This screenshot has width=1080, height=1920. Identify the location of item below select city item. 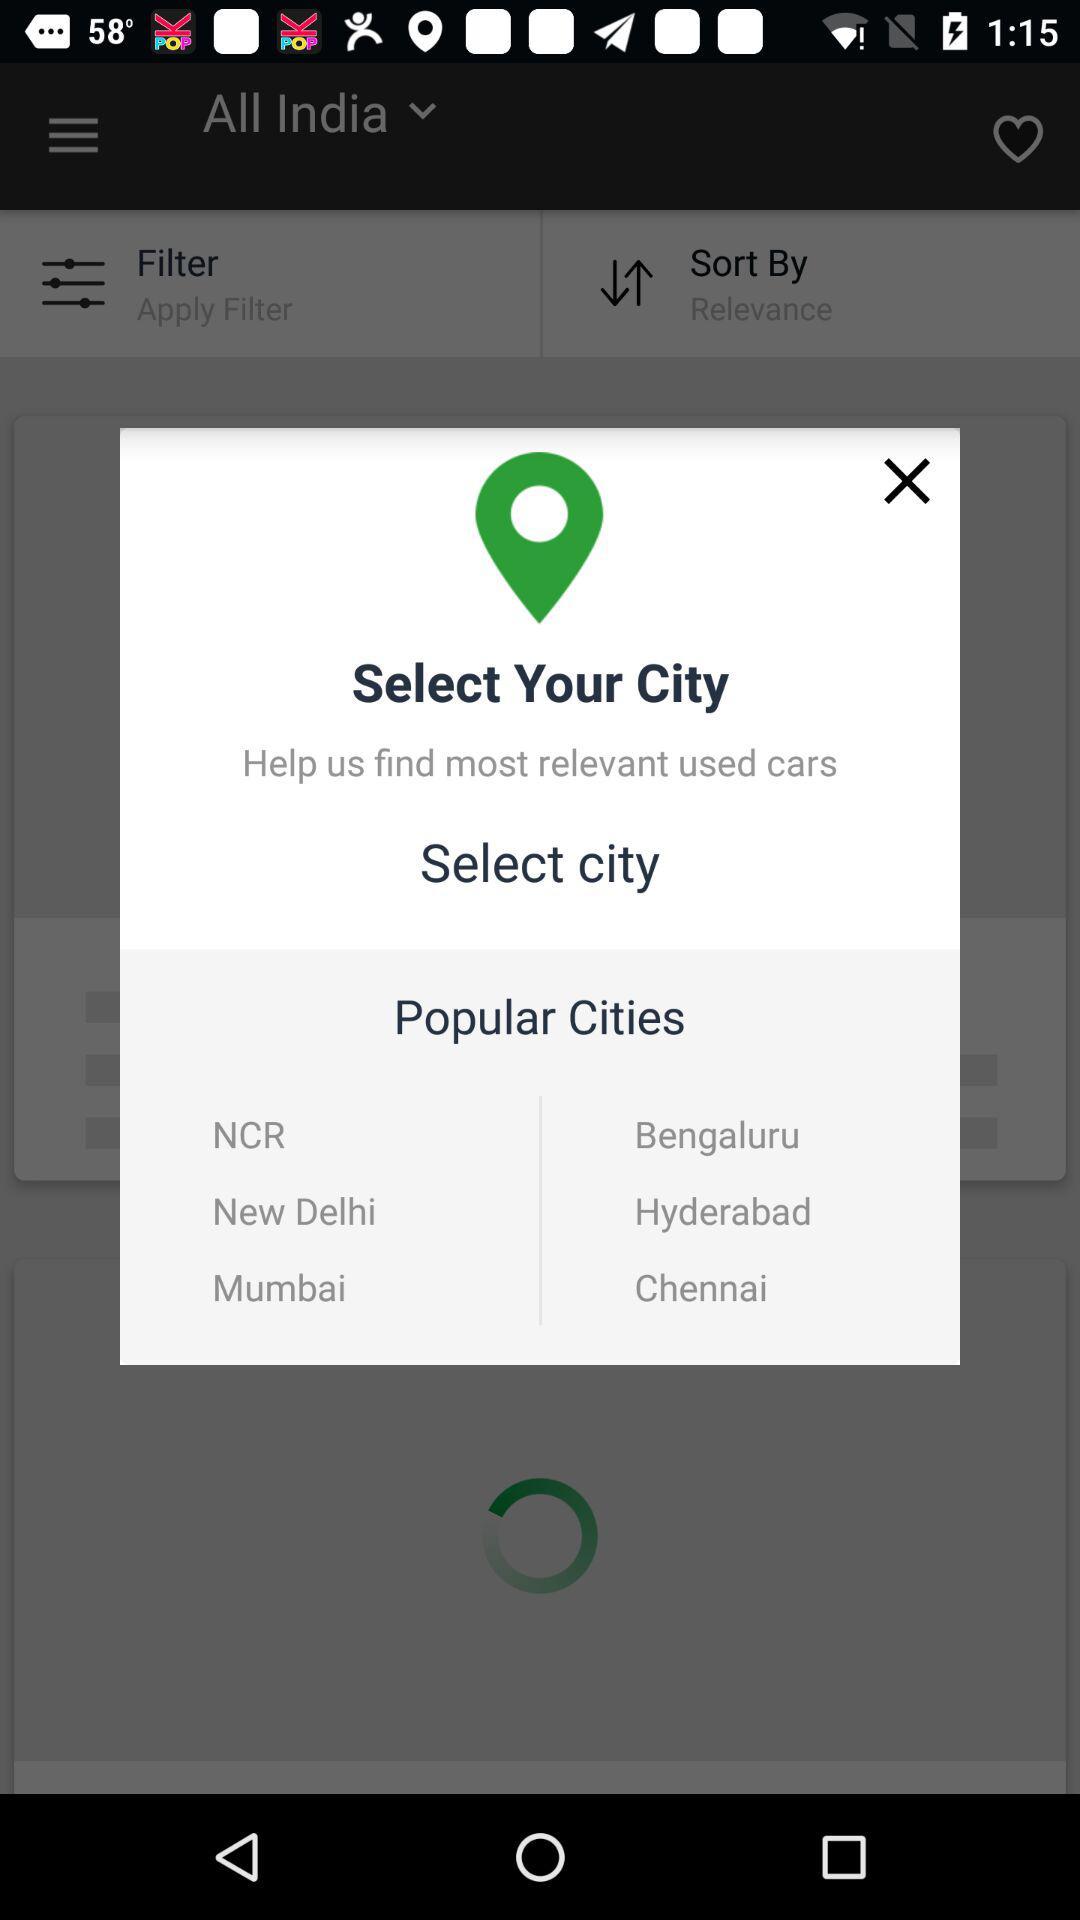
(247, 1133).